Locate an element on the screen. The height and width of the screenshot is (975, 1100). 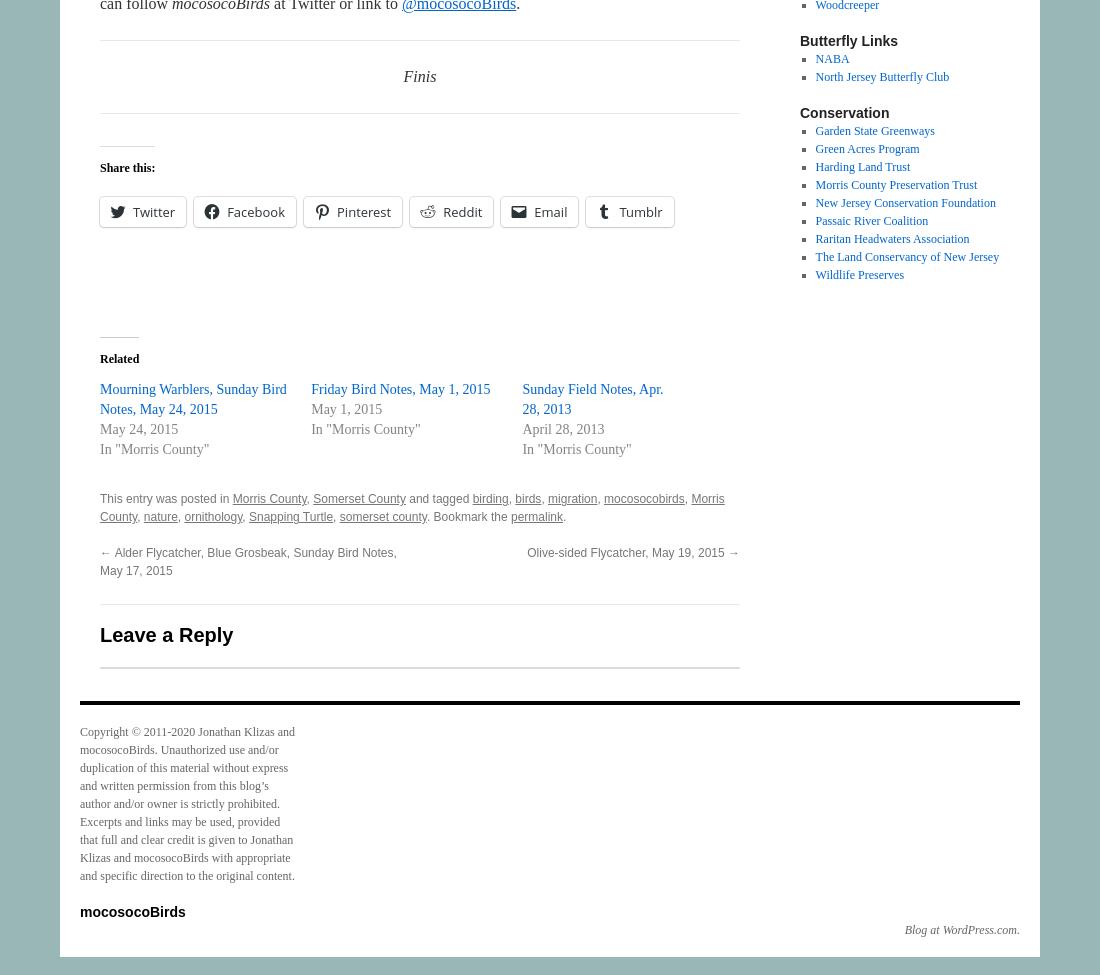
'New Jersey Conservation Foundation' is located at coordinates (904, 202).